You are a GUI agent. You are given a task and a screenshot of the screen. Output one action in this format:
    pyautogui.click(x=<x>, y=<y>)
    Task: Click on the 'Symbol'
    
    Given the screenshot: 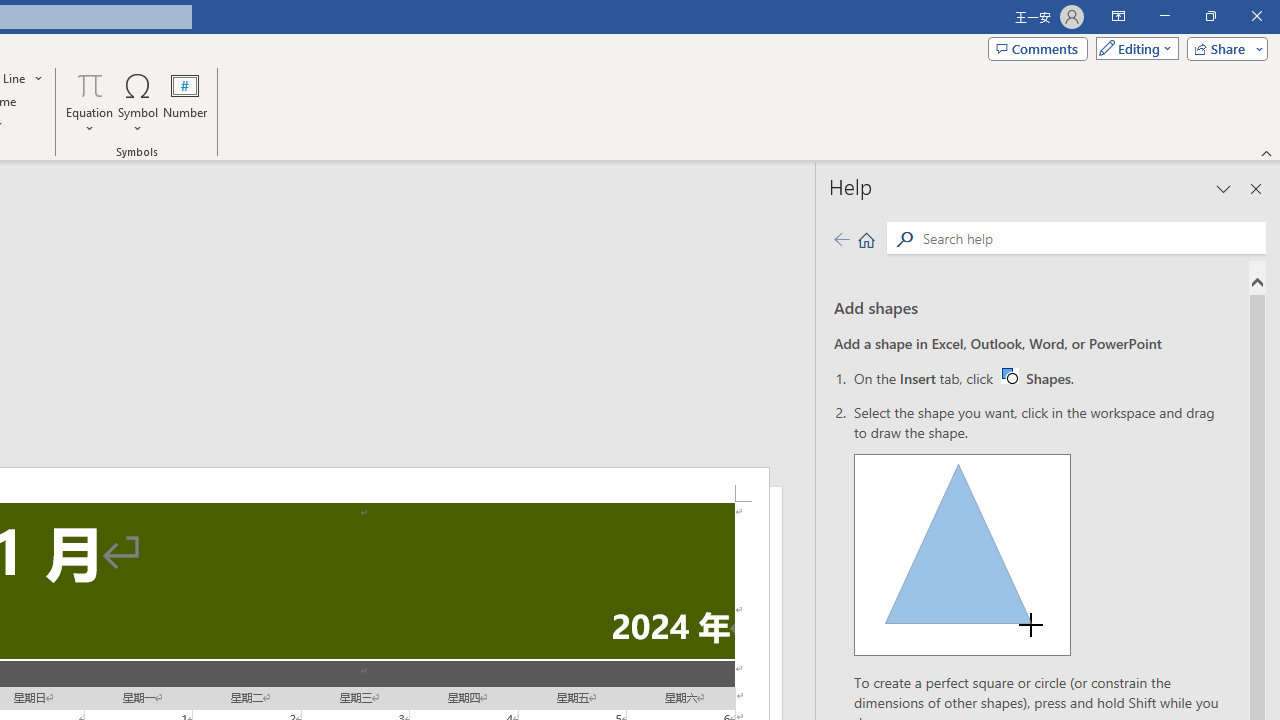 What is the action you would take?
    pyautogui.click(x=137, y=103)
    